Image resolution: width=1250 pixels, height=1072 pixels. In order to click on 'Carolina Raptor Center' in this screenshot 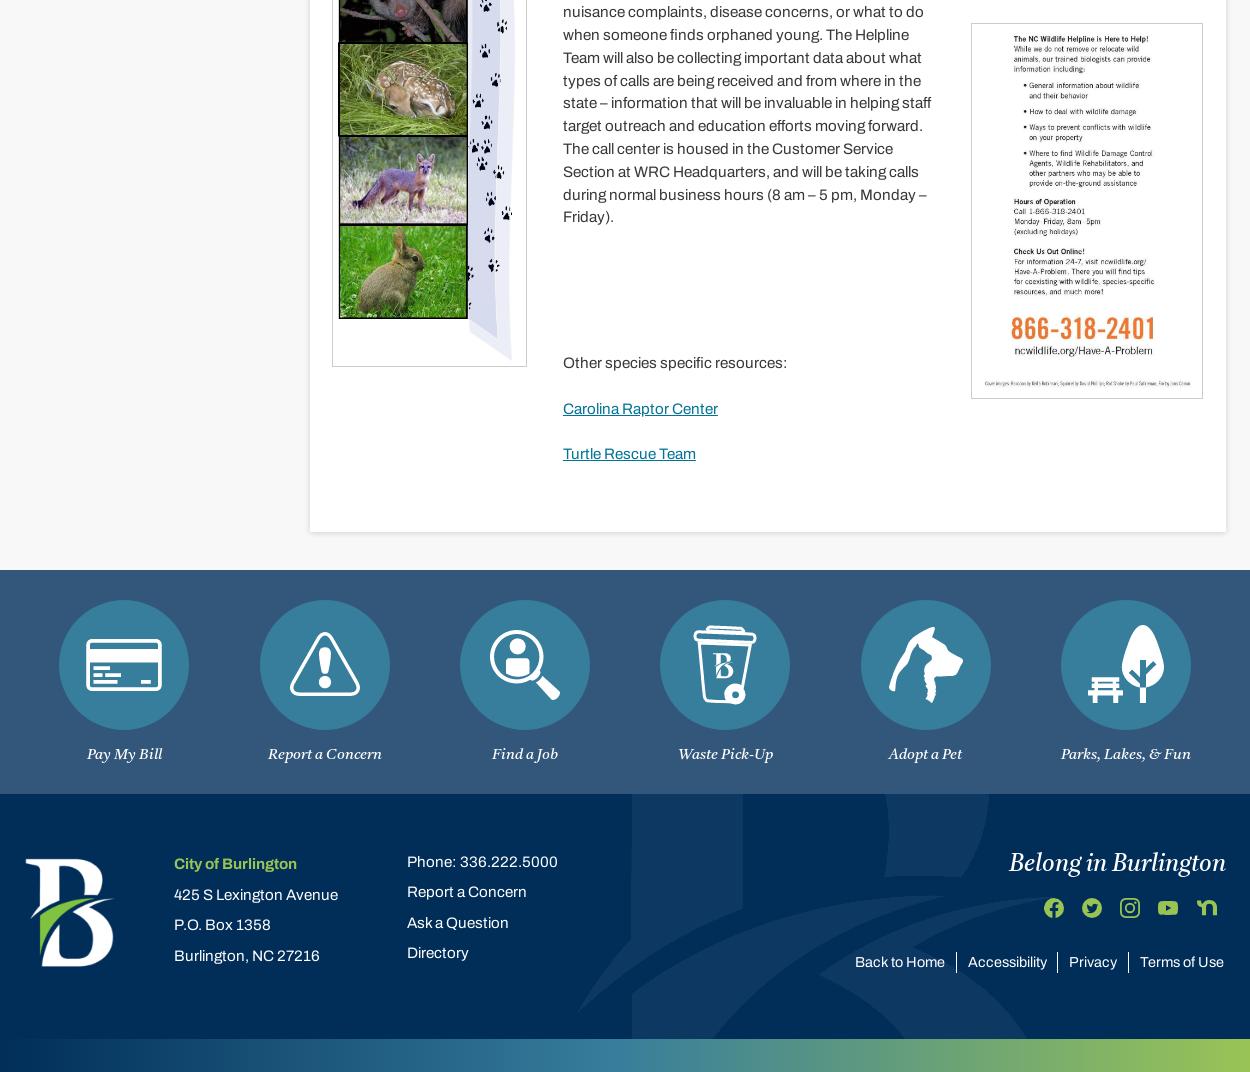, I will do `click(639, 407)`.